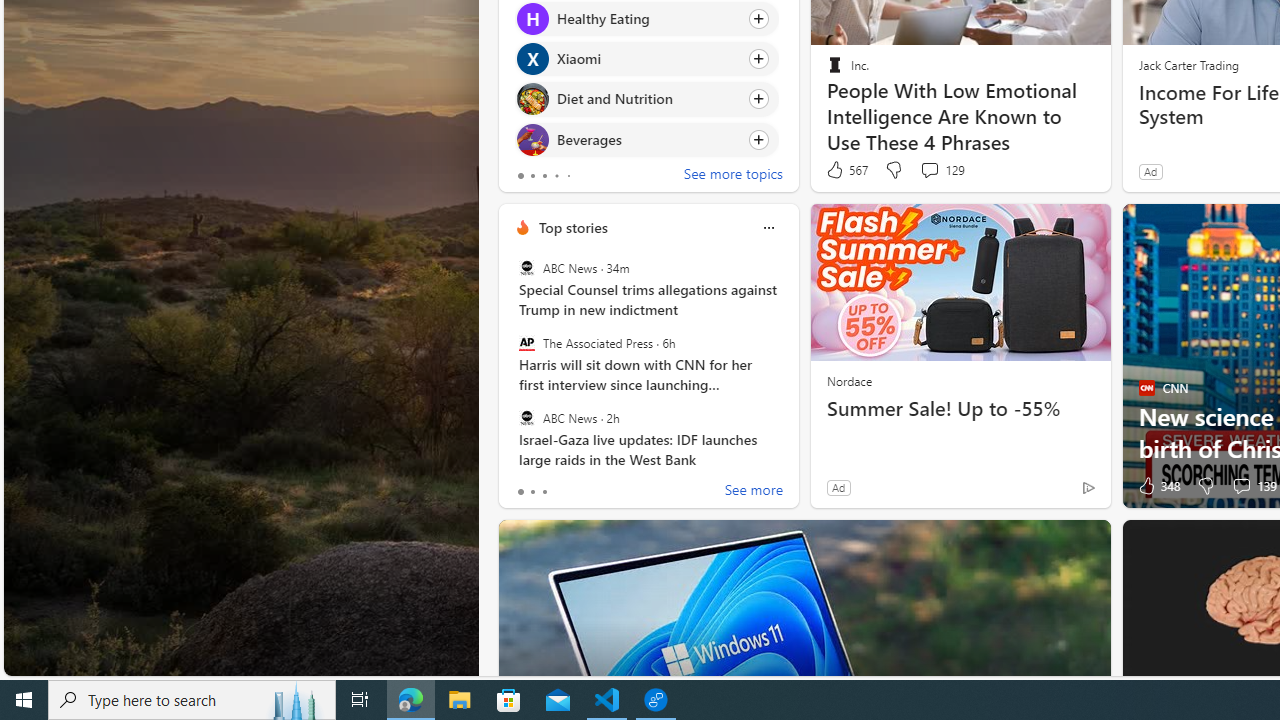  Describe the element at coordinates (1188, 63) in the screenshot. I see `'Jack Carter Trading'` at that location.